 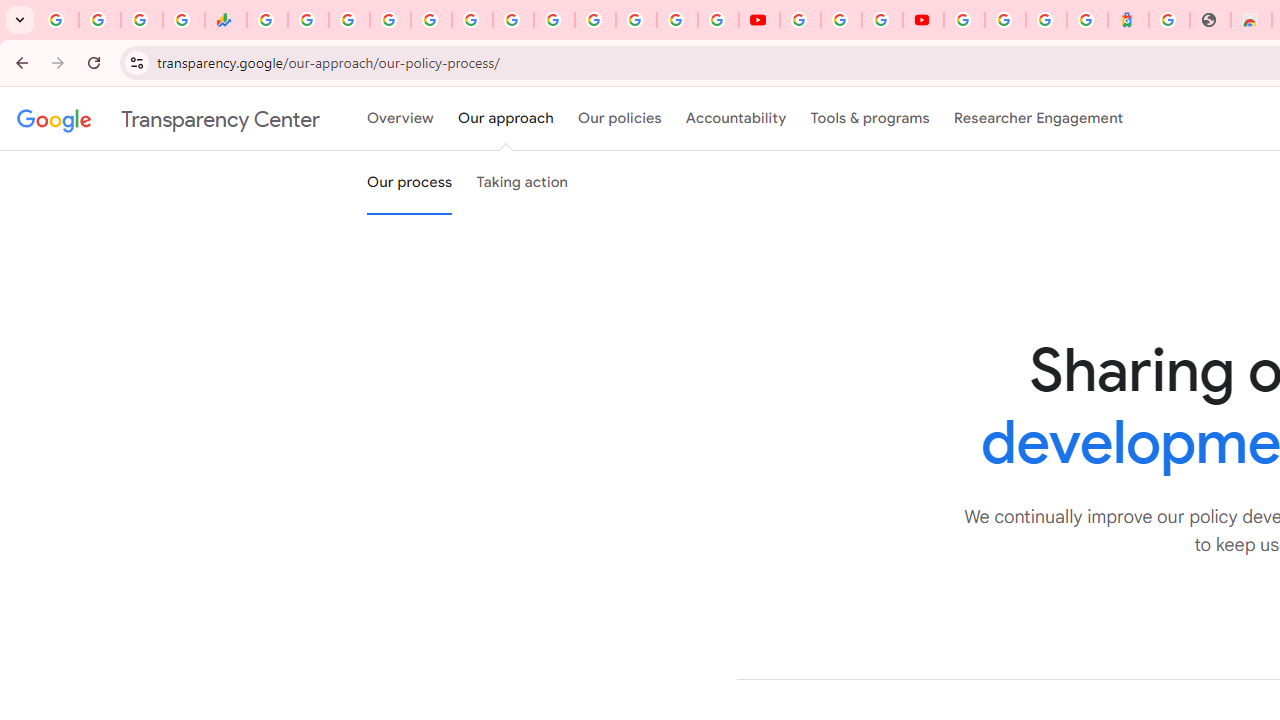 What do you see at coordinates (522, 183) in the screenshot?
I see `'Taking action'` at bounding box center [522, 183].